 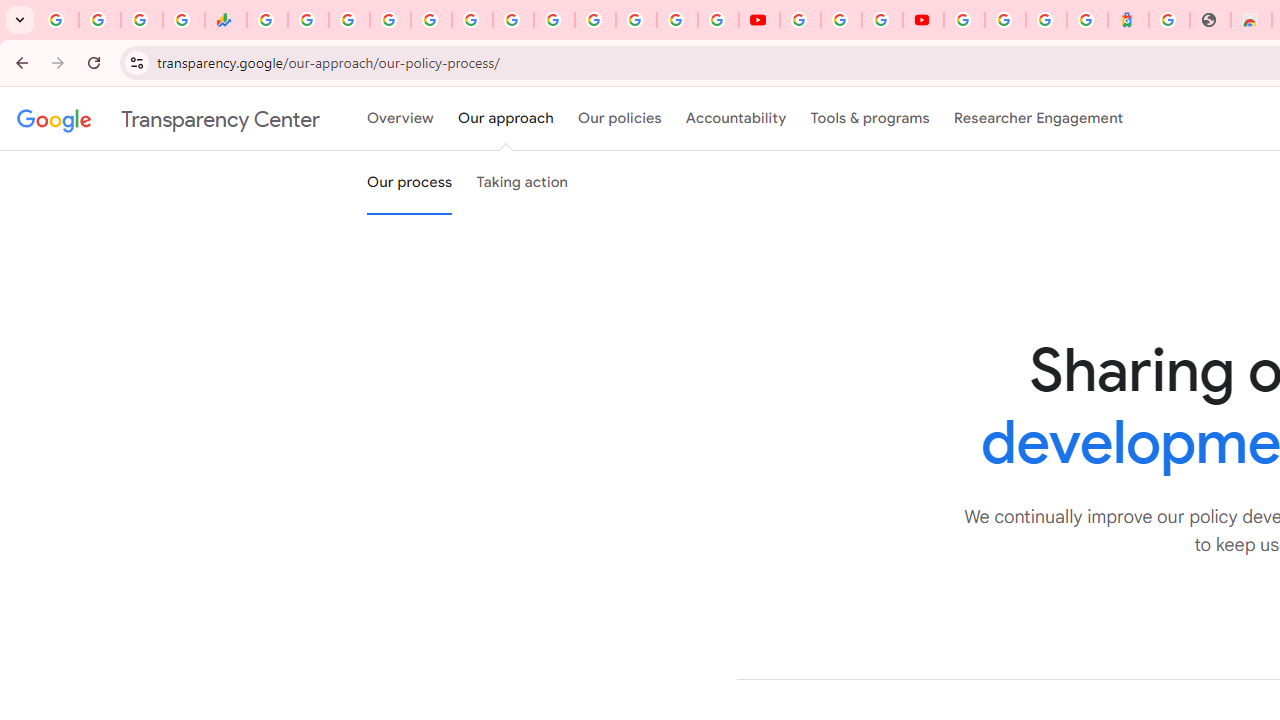 What do you see at coordinates (522, 183) in the screenshot?
I see `'Taking action'` at bounding box center [522, 183].